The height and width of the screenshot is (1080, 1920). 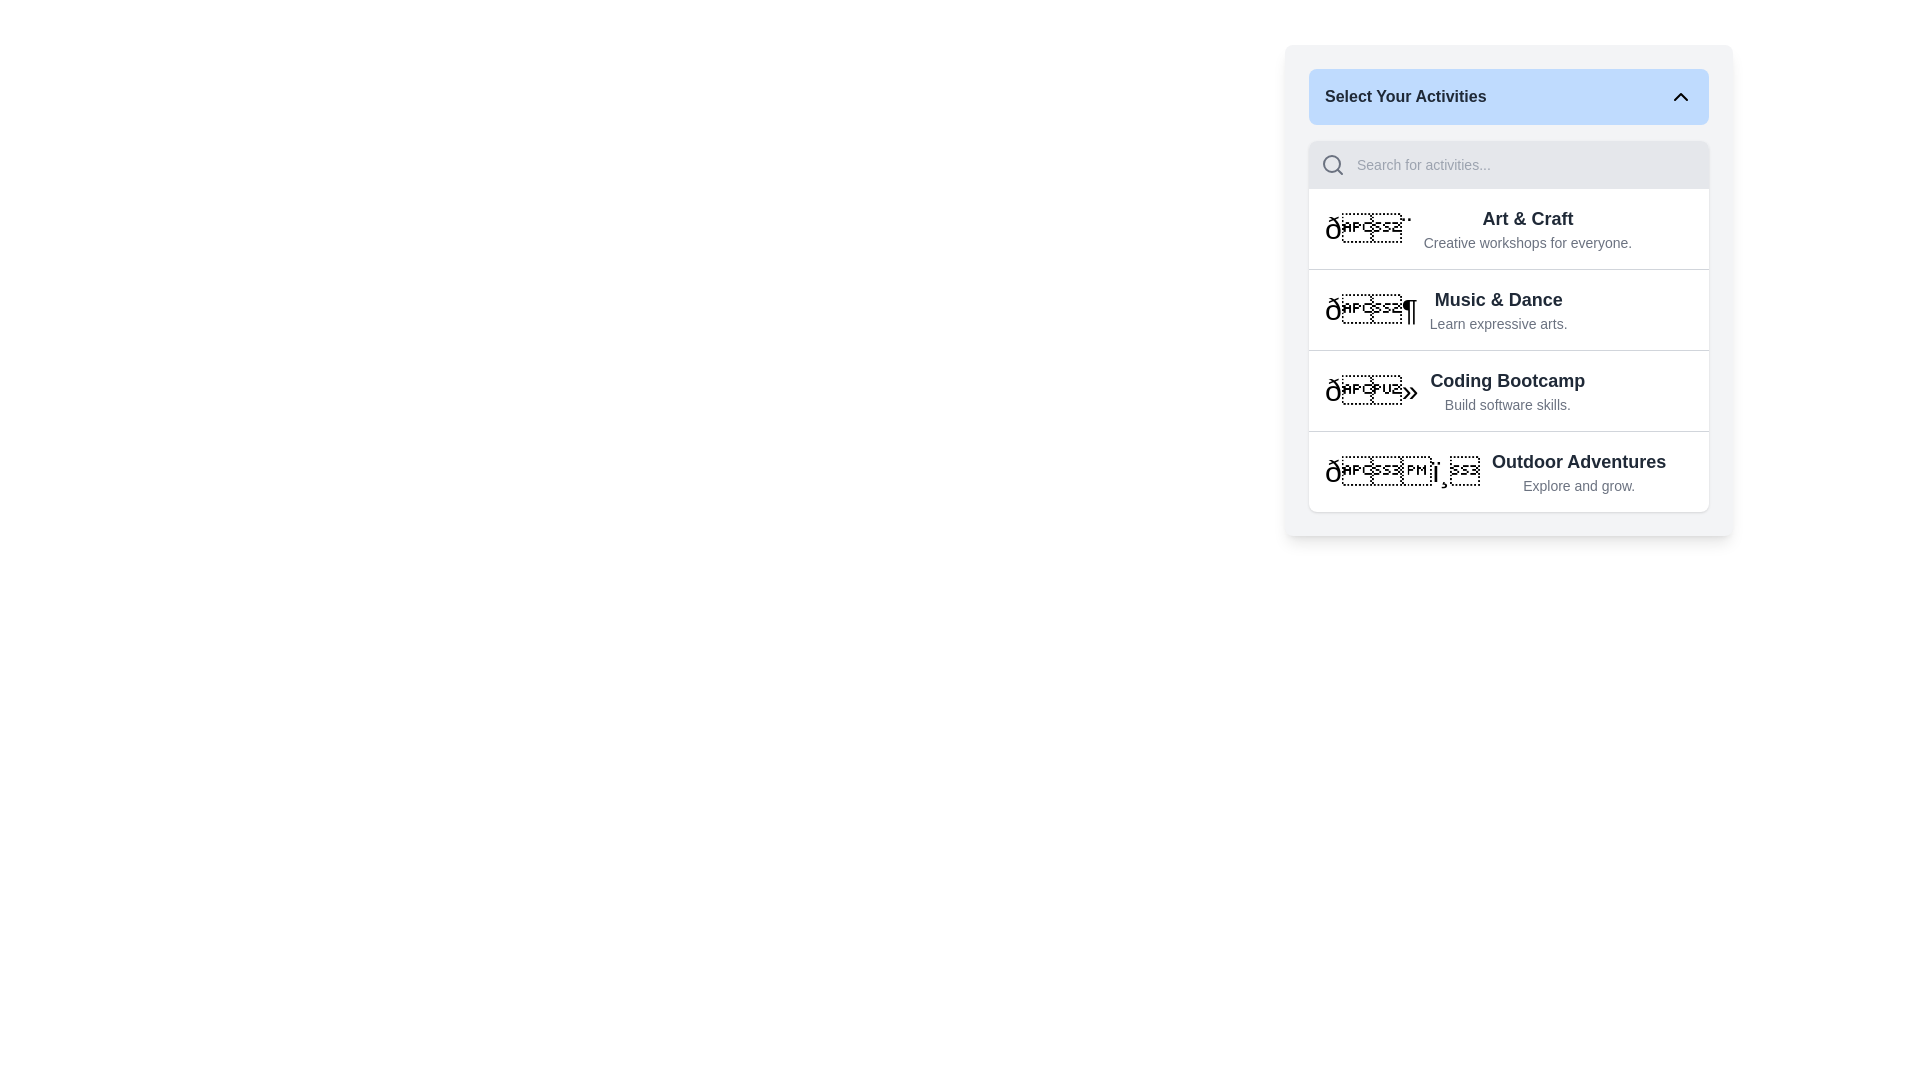 What do you see at coordinates (1508, 390) in the screenshot?
I see `the third informational list item labeled 'Coding Bootcamp' located under the header 'Select Your Activities'` at bounding box center [1508, 390].